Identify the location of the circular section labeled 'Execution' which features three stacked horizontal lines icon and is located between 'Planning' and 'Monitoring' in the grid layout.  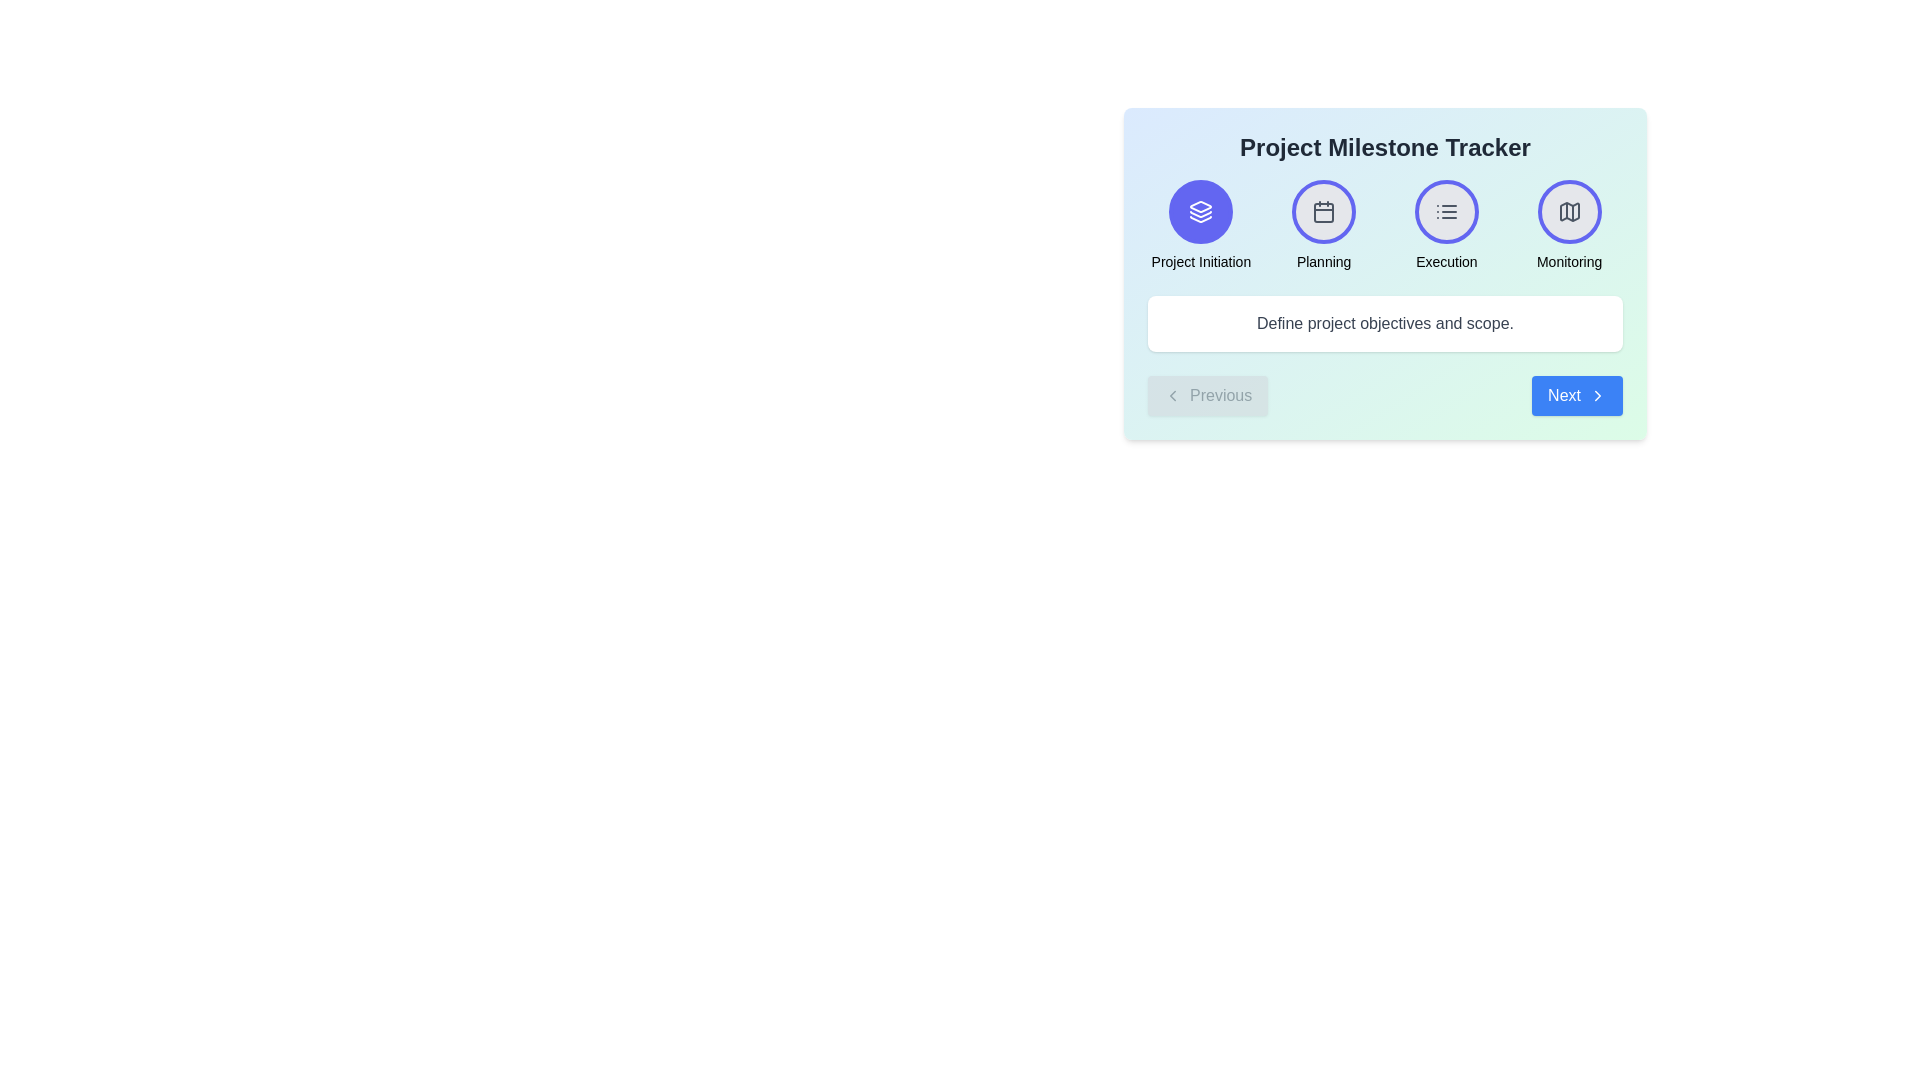
(1446, 225).